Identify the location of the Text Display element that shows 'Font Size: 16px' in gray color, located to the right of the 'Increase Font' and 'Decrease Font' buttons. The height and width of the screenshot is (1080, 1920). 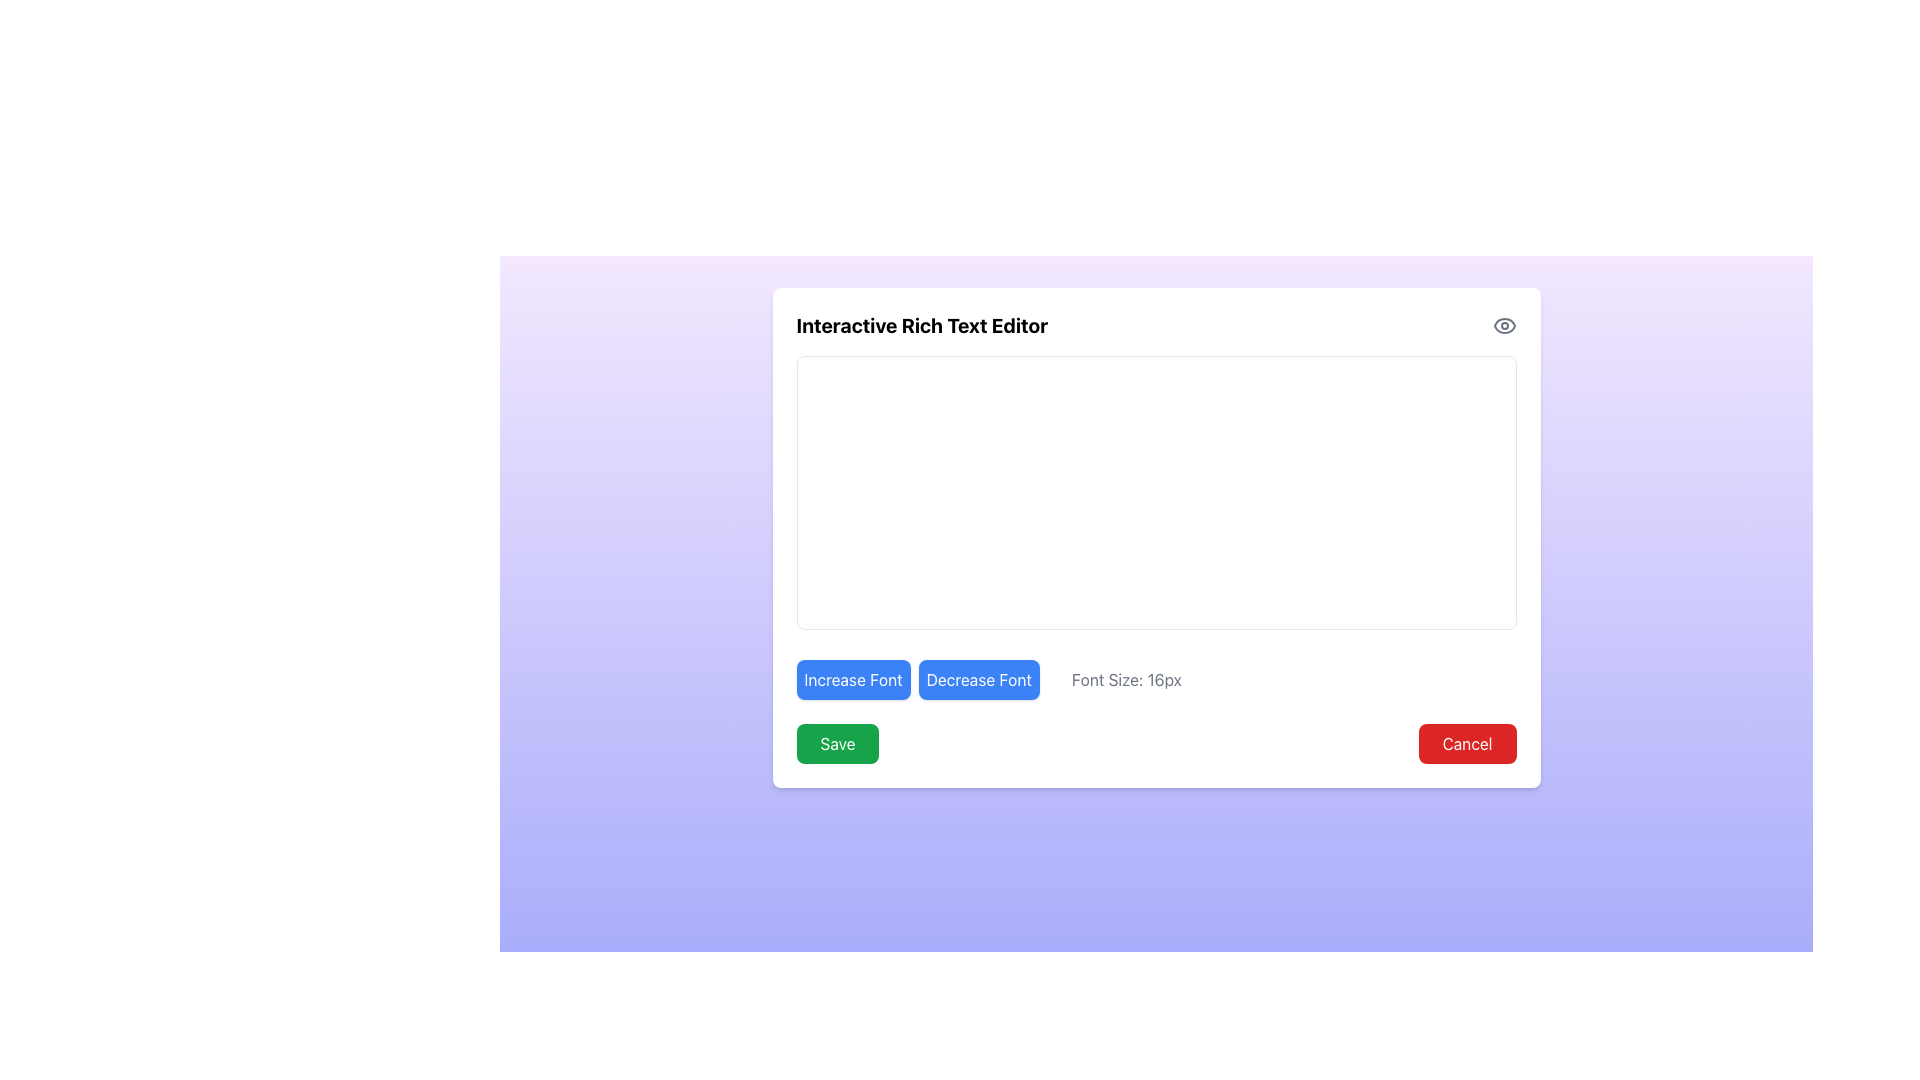
(1126, 678).